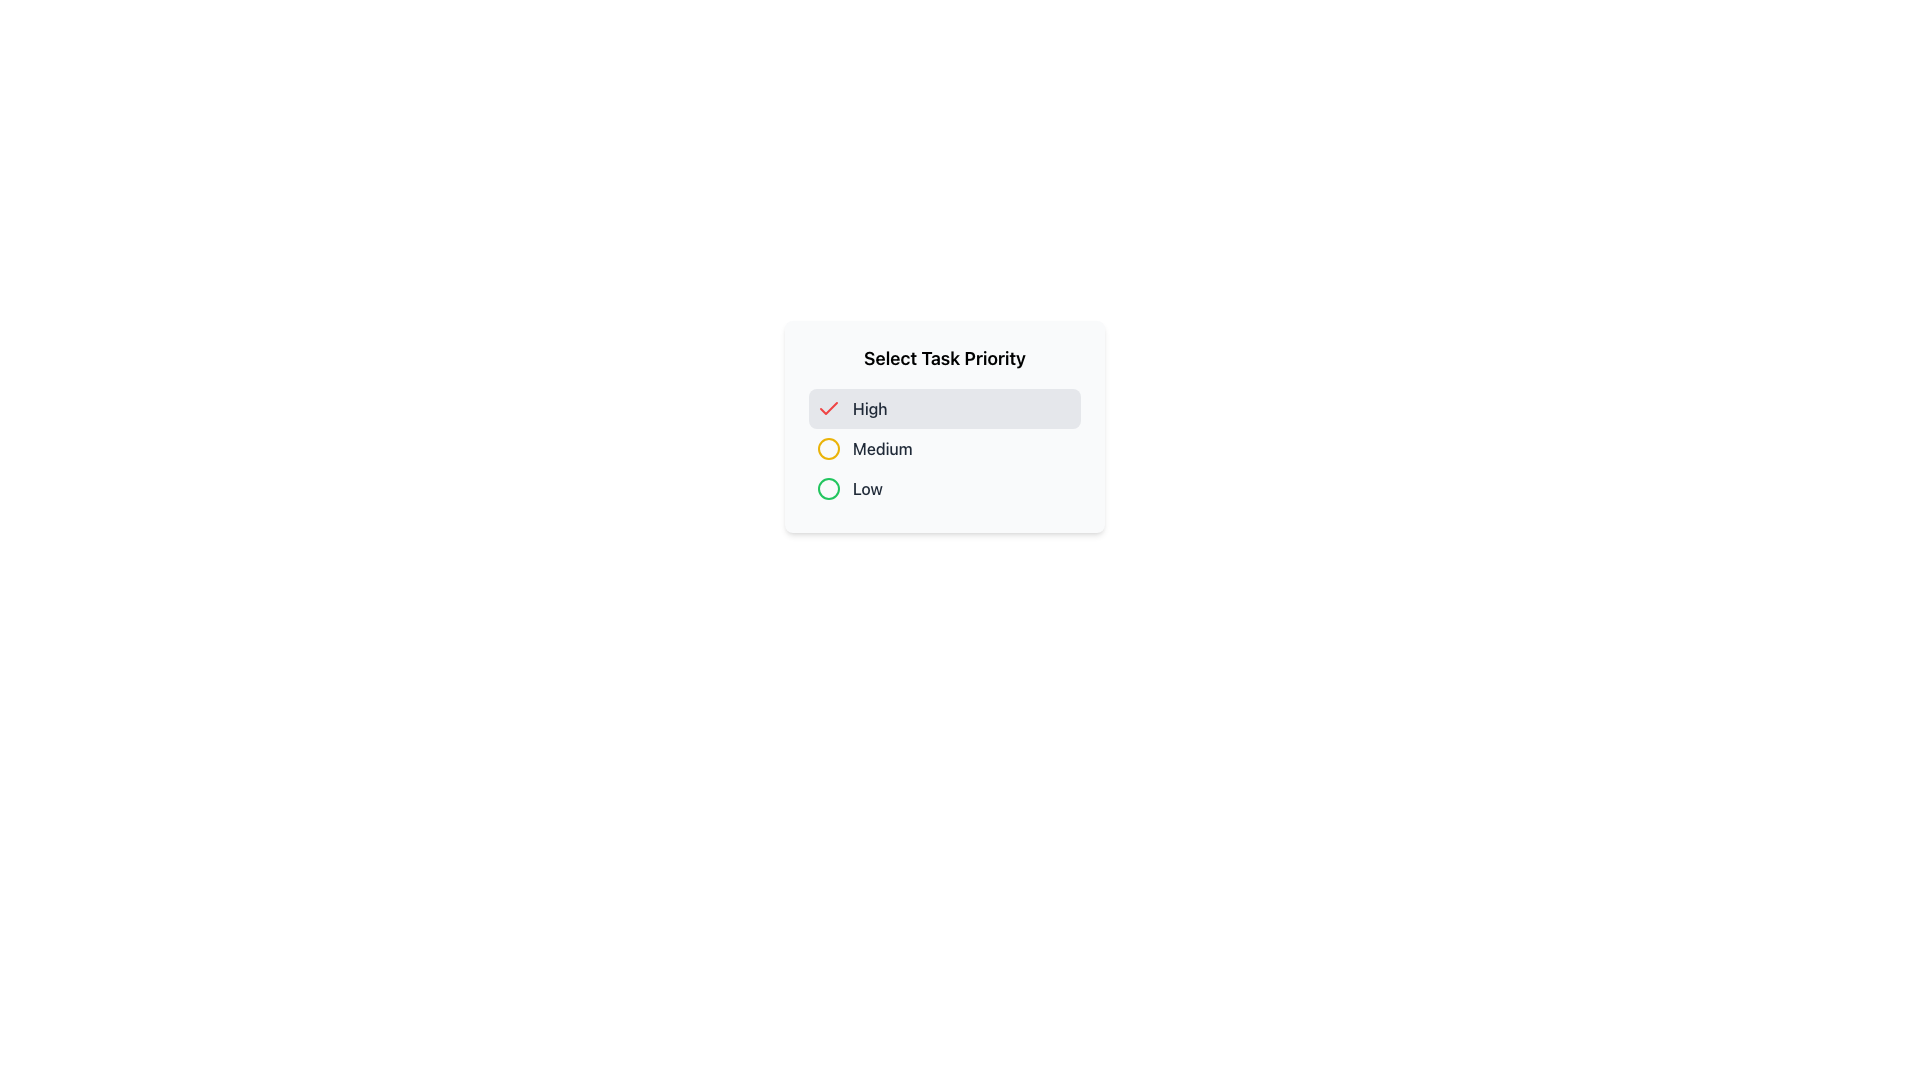 The height and width of the screenshot is (1080, 1920). I want to click on the green-styled circle icon that indicates the 'Low' priority option, so click(829, 489).